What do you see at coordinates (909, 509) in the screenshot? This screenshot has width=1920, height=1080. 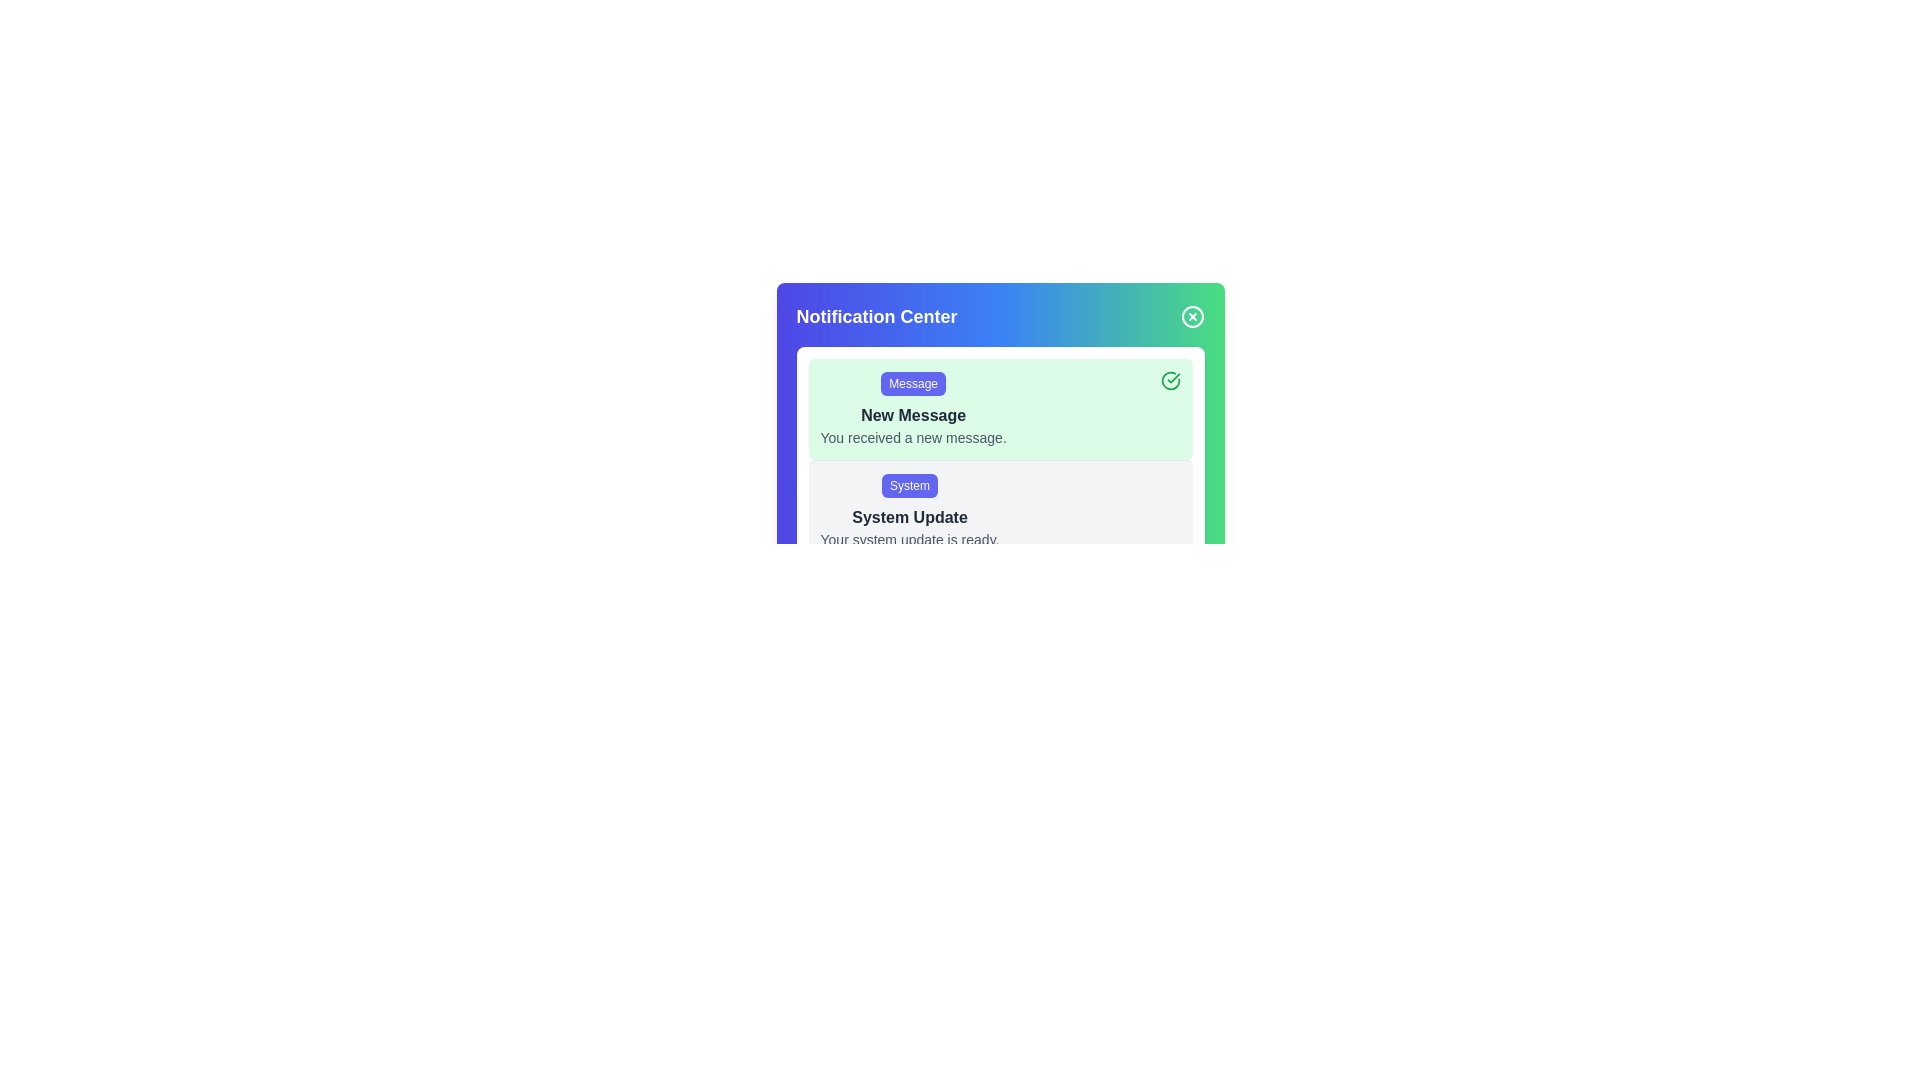 I see `the notification card that informs the user about the availability of a system update in the Notification Center` at bounding box center [909, 509].